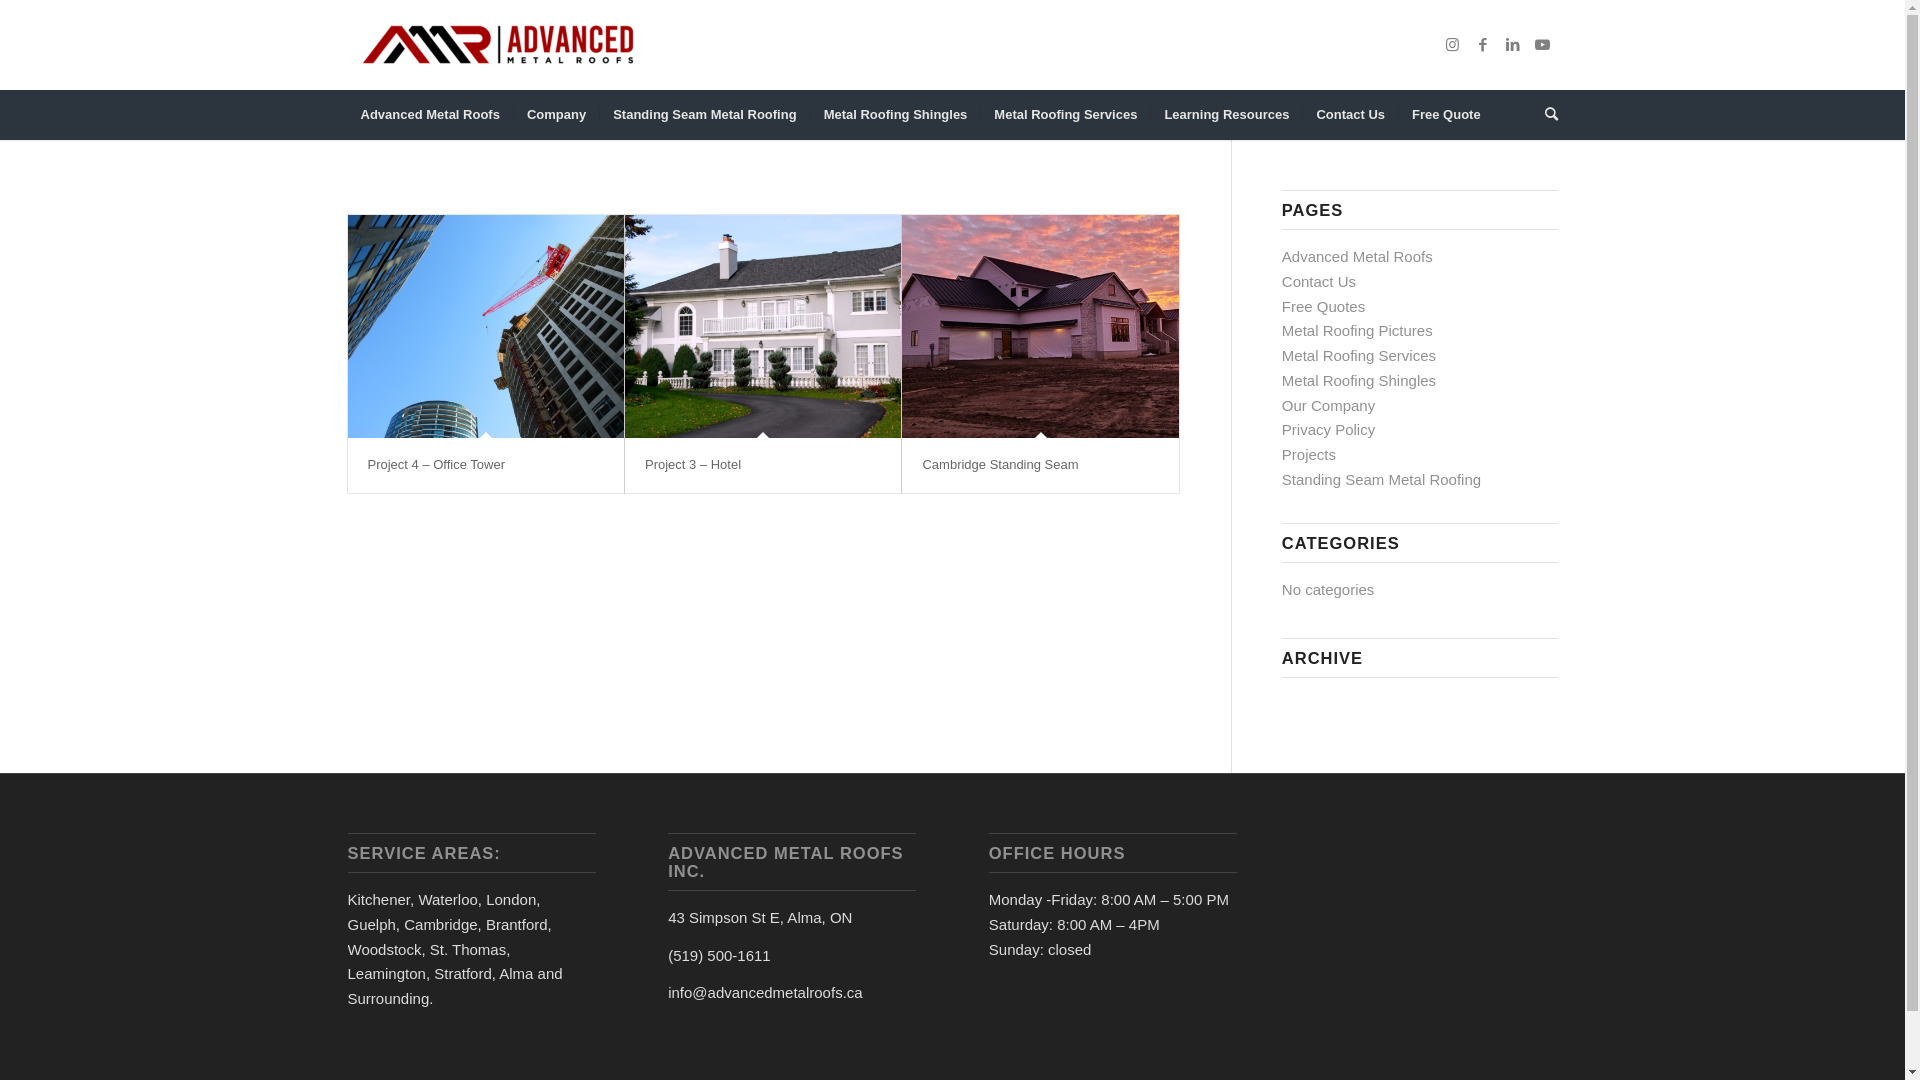 This screenshot has width=1920, height=1080. Describe the element at coordinates (429, 115) in the screenshot. I see `'Advanced Metal Roofs'` at that location.